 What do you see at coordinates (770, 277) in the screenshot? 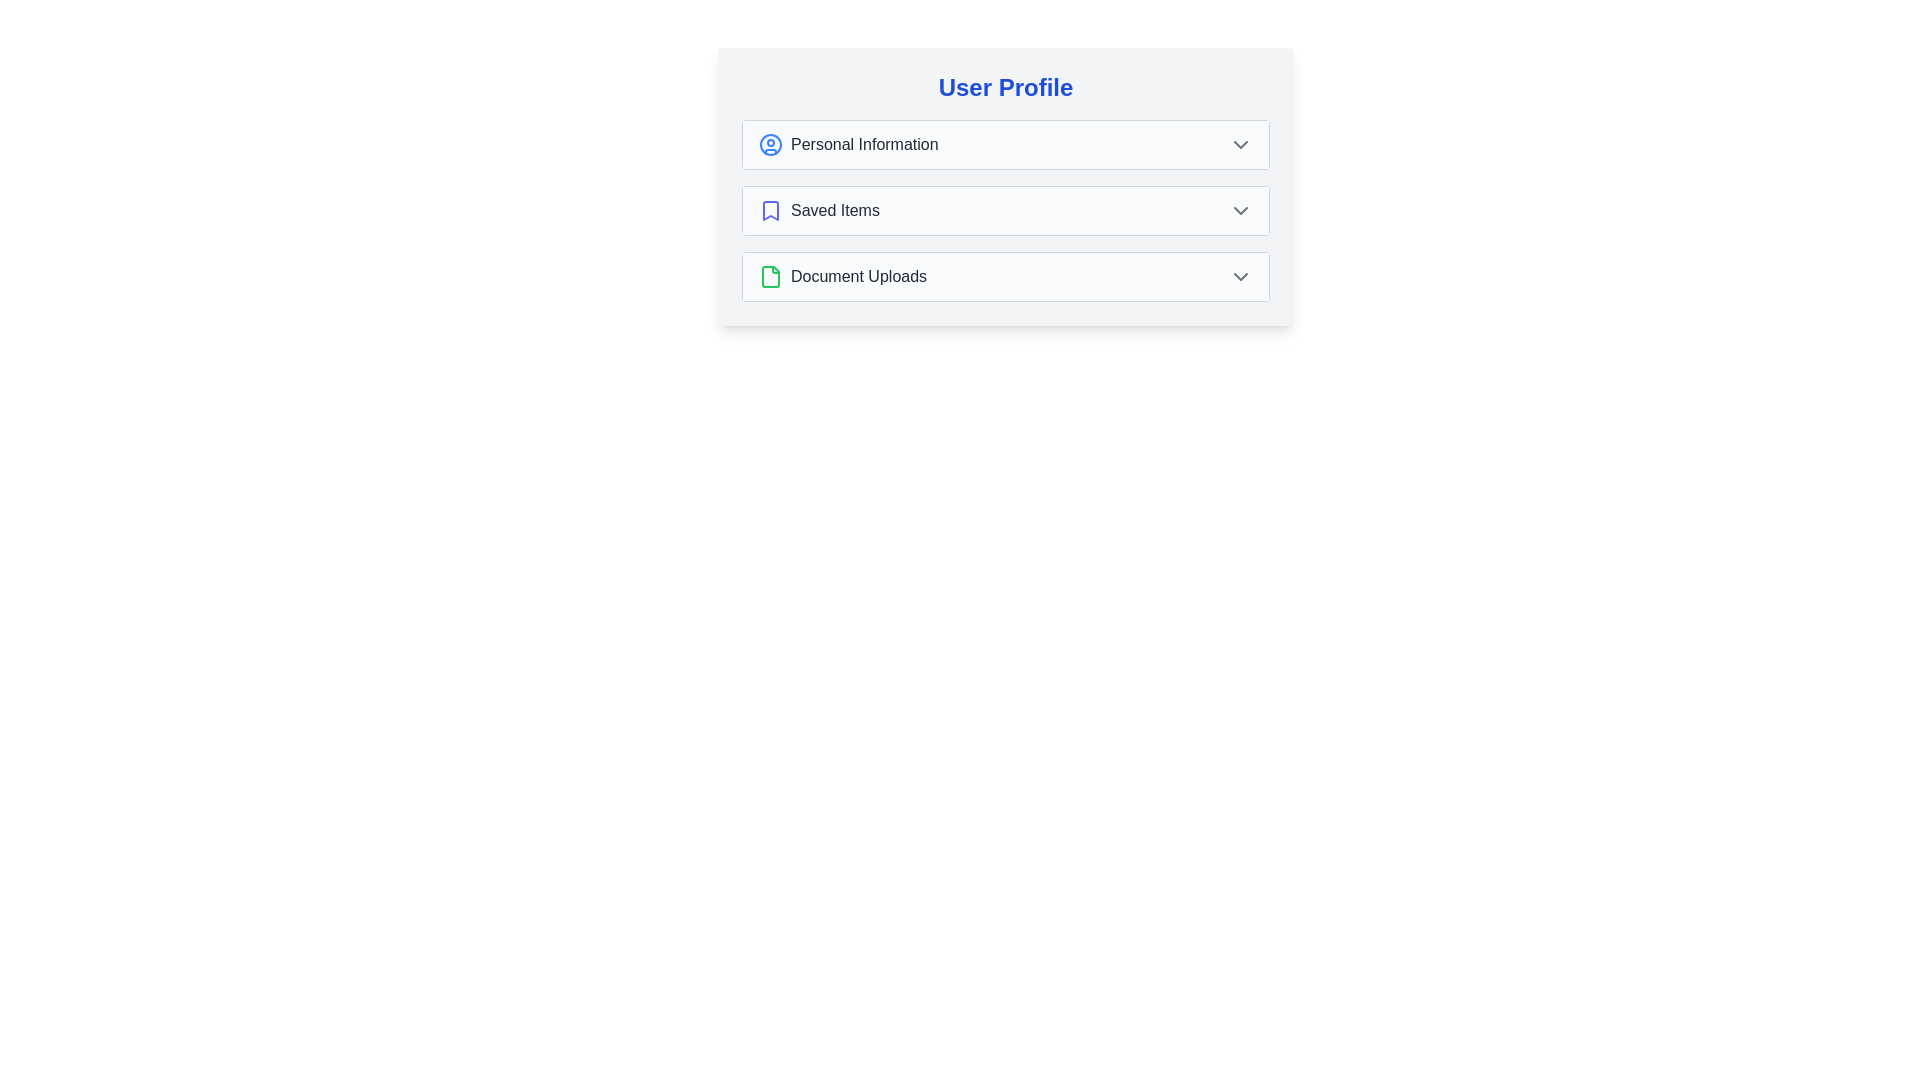
I see `the green-colored file icon located to the far-left of the 'Document Uploads' label in the 'User Profile' section for detailed inspection` at bounding box center [770, 277].